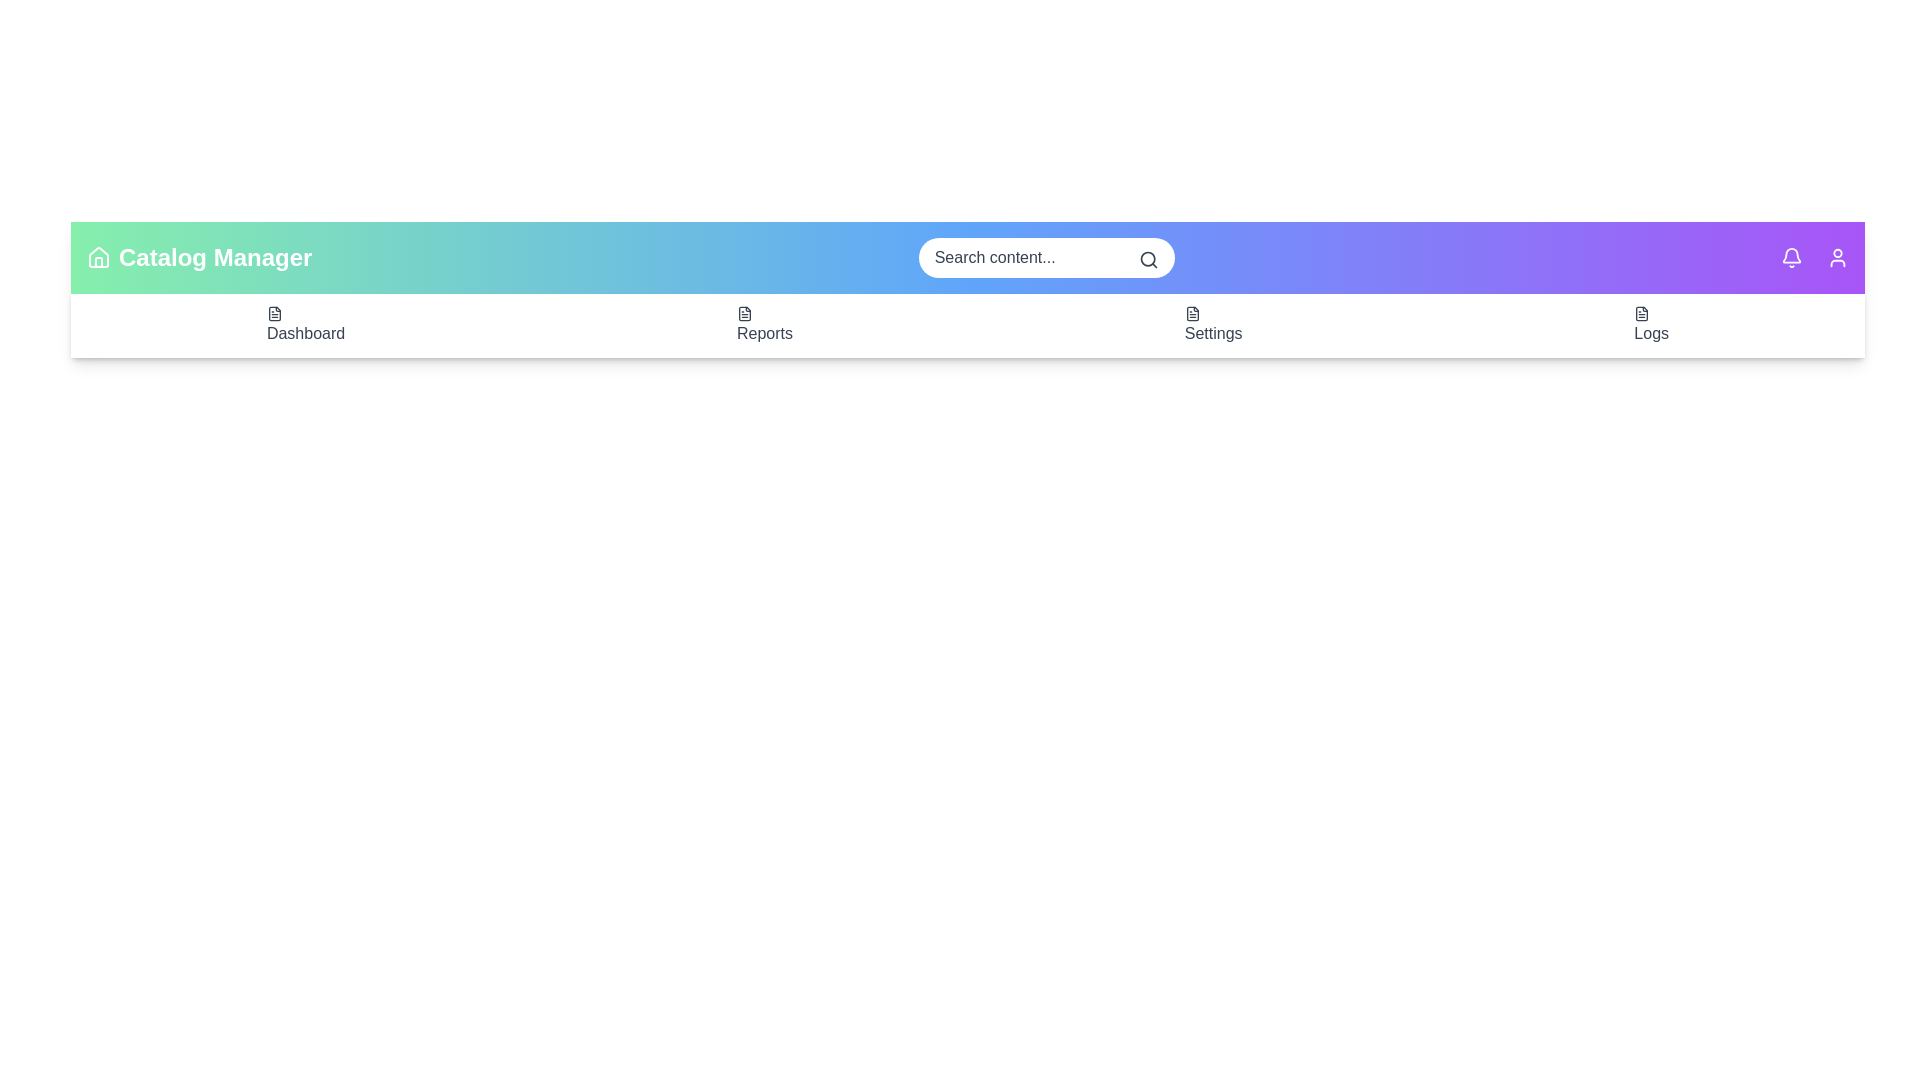  What do you see at coordinates (305, 325) in the screenshot?
I see `the 'Dashboard' menu item to navigate to the dashboard` at bounding box center [305, 325].